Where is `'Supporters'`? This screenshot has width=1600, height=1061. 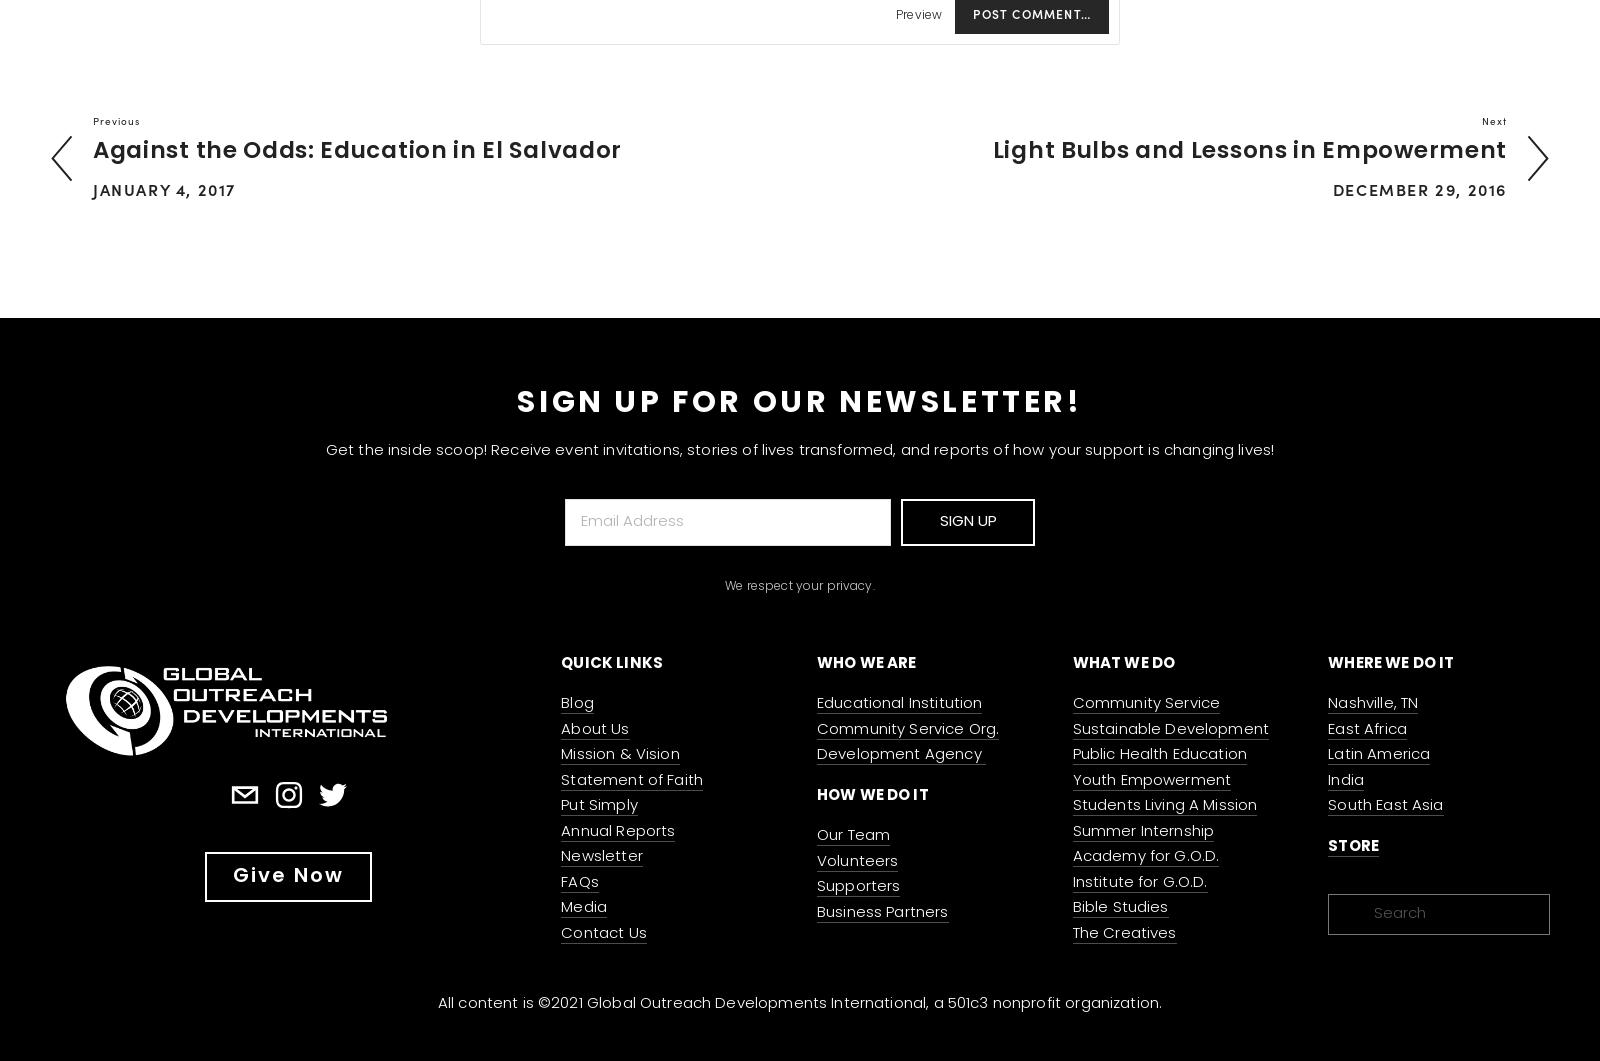 'Supporters' is located at coordinates (857, 886).